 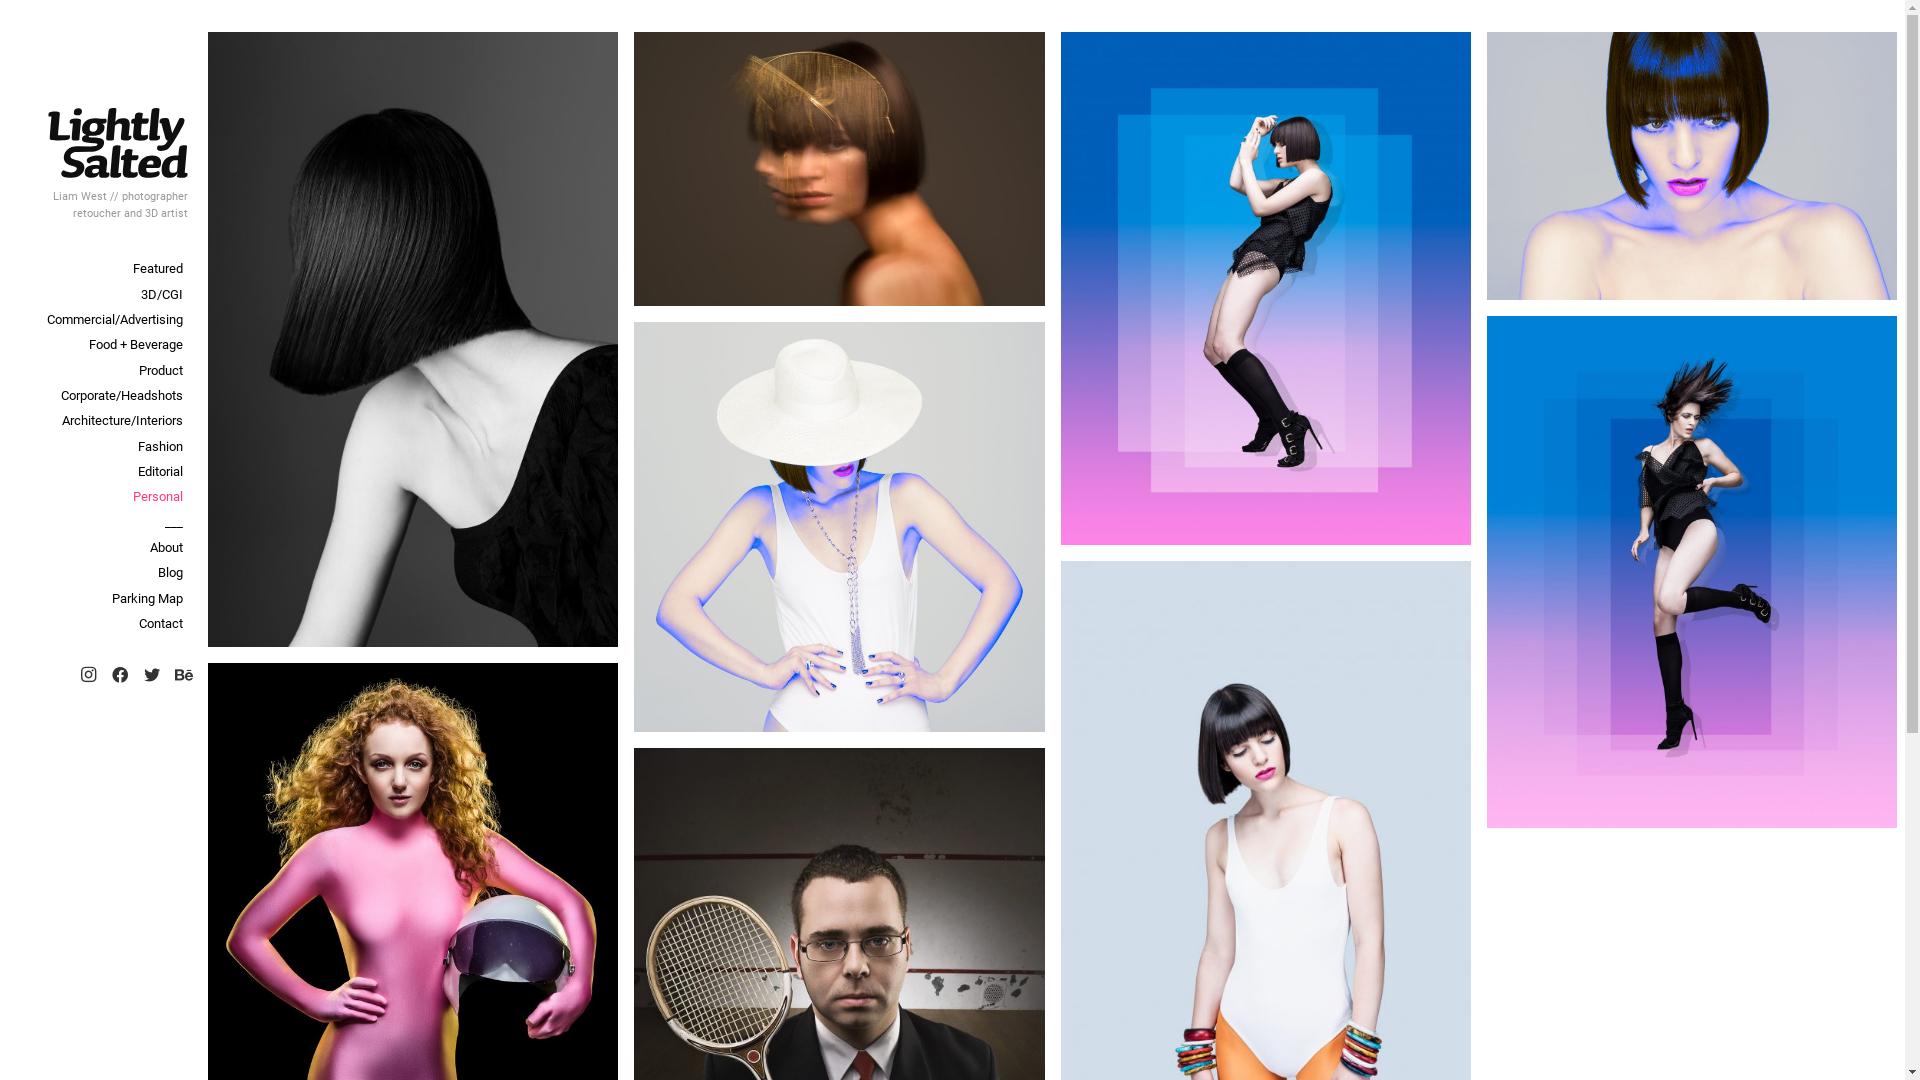 What do you see at coordinates (99, 495) in the screenshot?
I see `'Personal'` at bounding box center [99, 495].